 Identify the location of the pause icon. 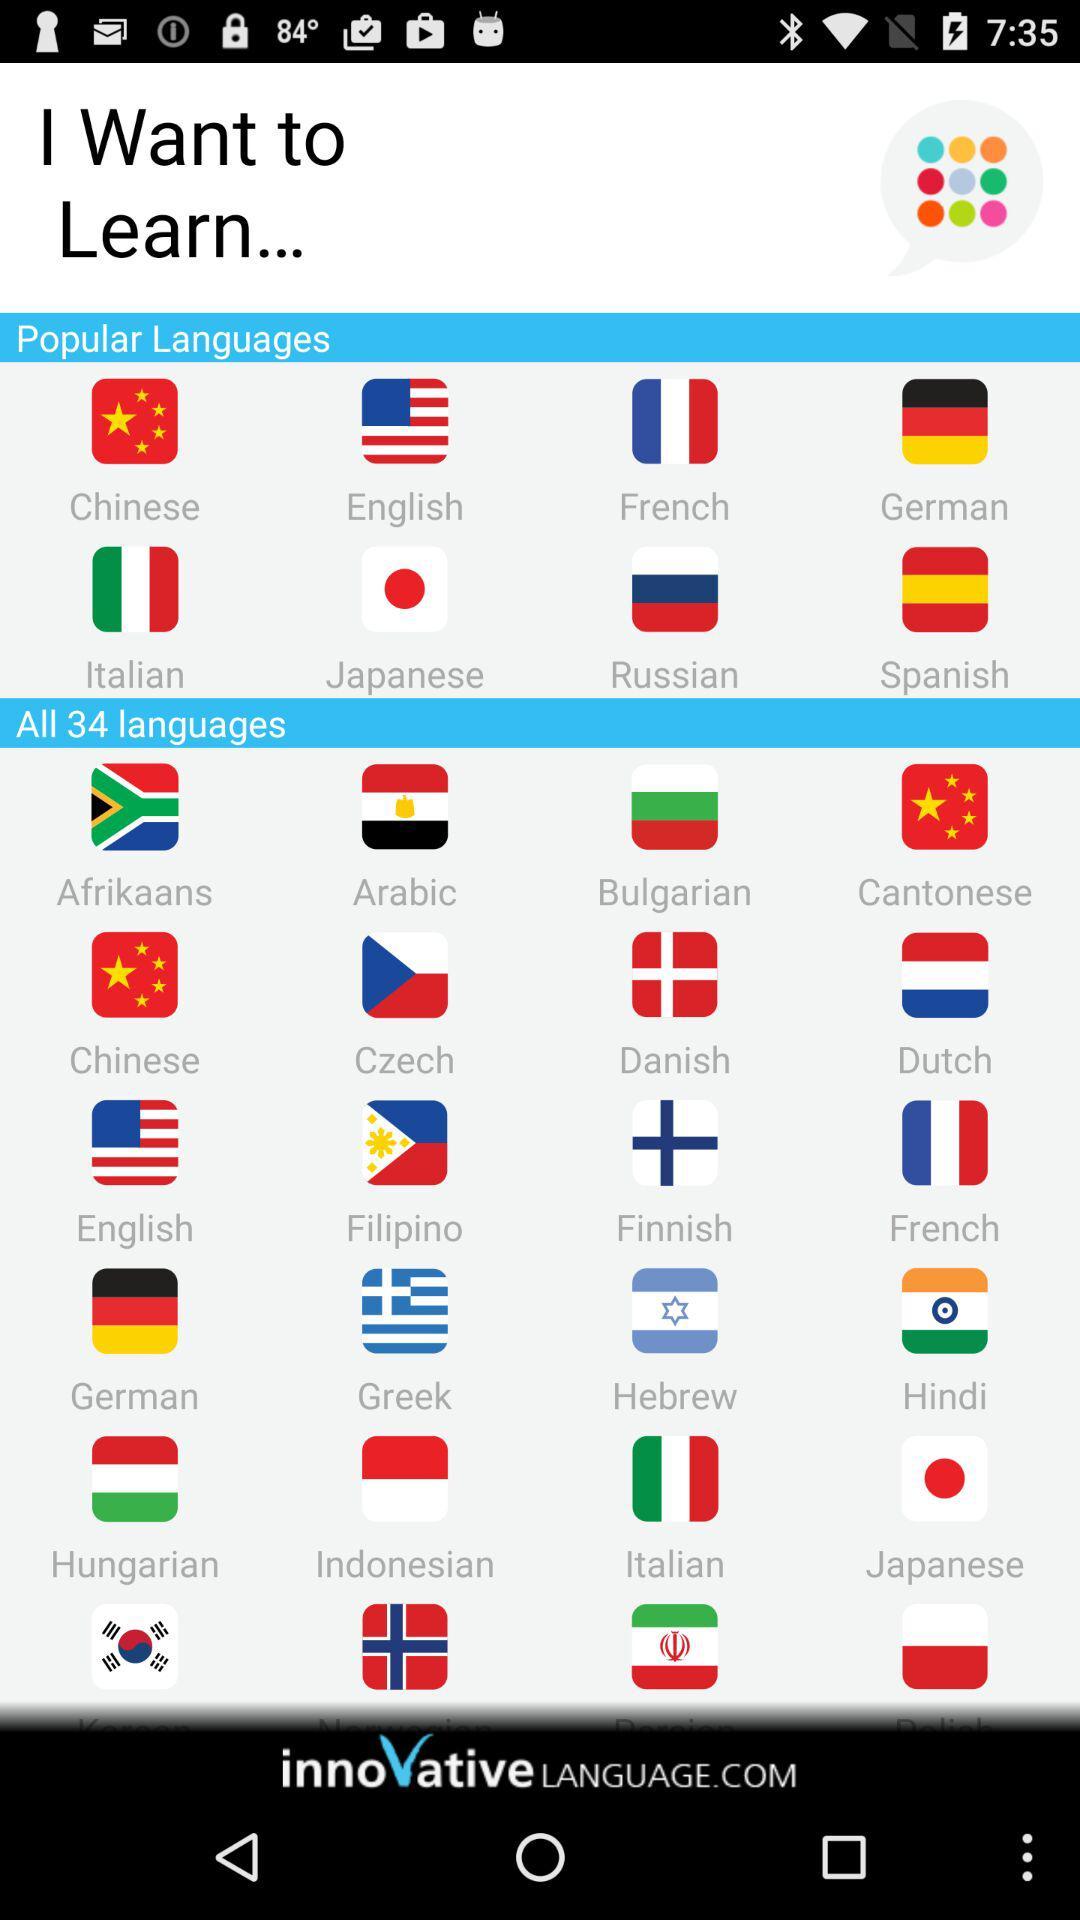
(135, 629).